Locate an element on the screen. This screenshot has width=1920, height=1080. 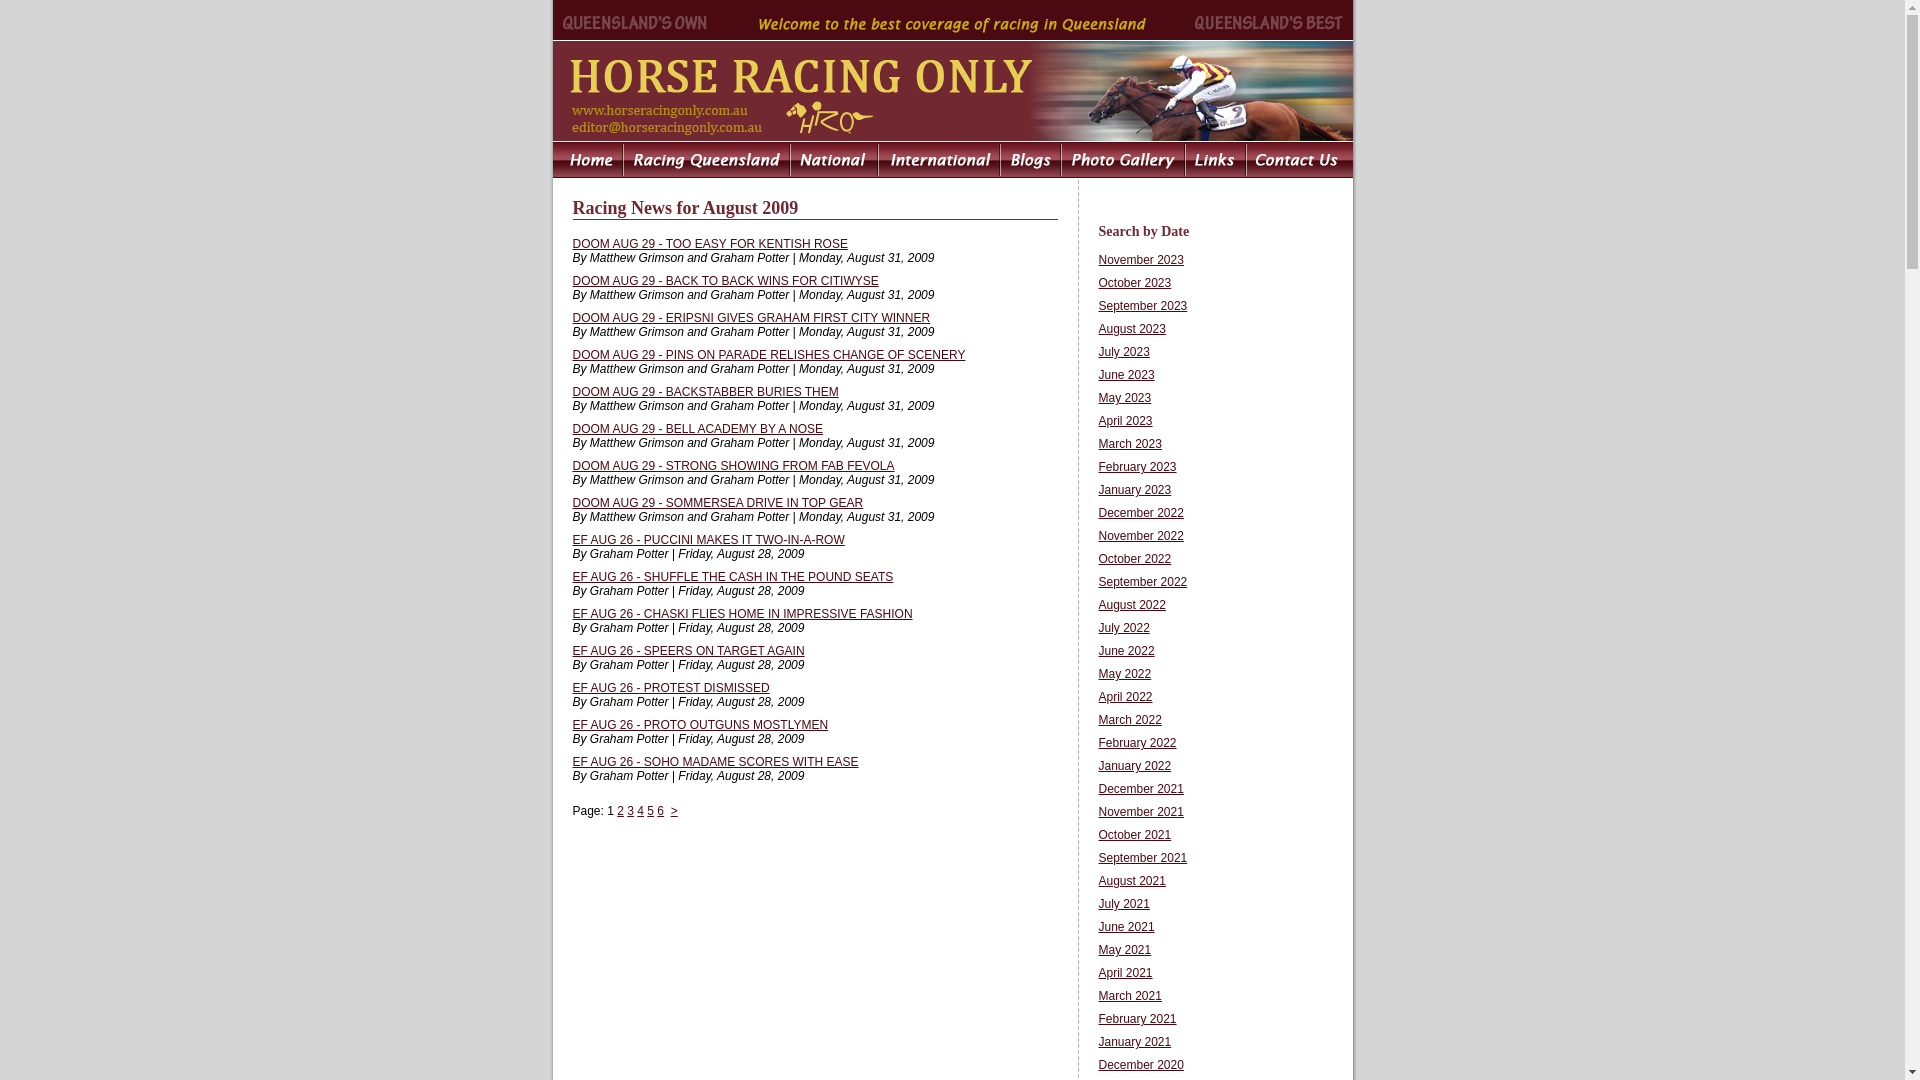
'December 2022' is located at coordinates (1140, 512).